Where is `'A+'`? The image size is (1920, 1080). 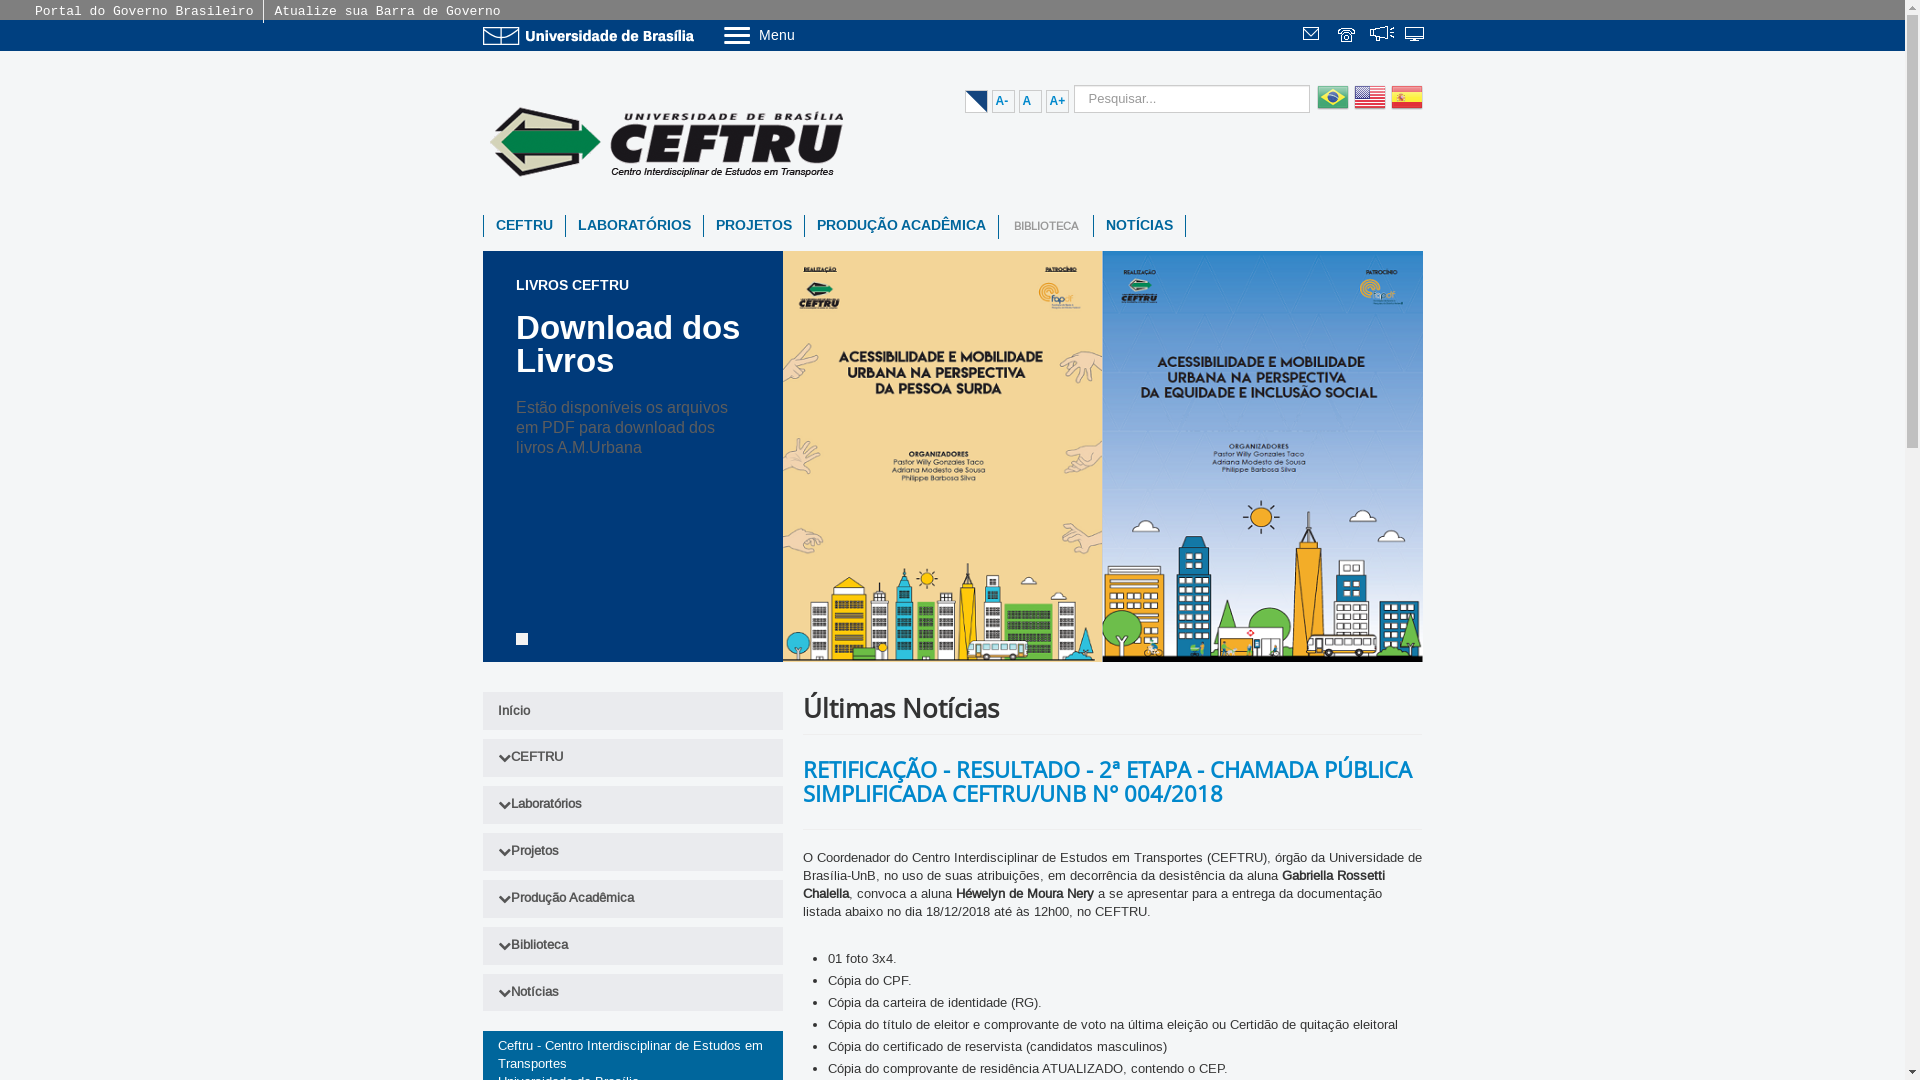 'A+' is located at coordinates (1056, 101).